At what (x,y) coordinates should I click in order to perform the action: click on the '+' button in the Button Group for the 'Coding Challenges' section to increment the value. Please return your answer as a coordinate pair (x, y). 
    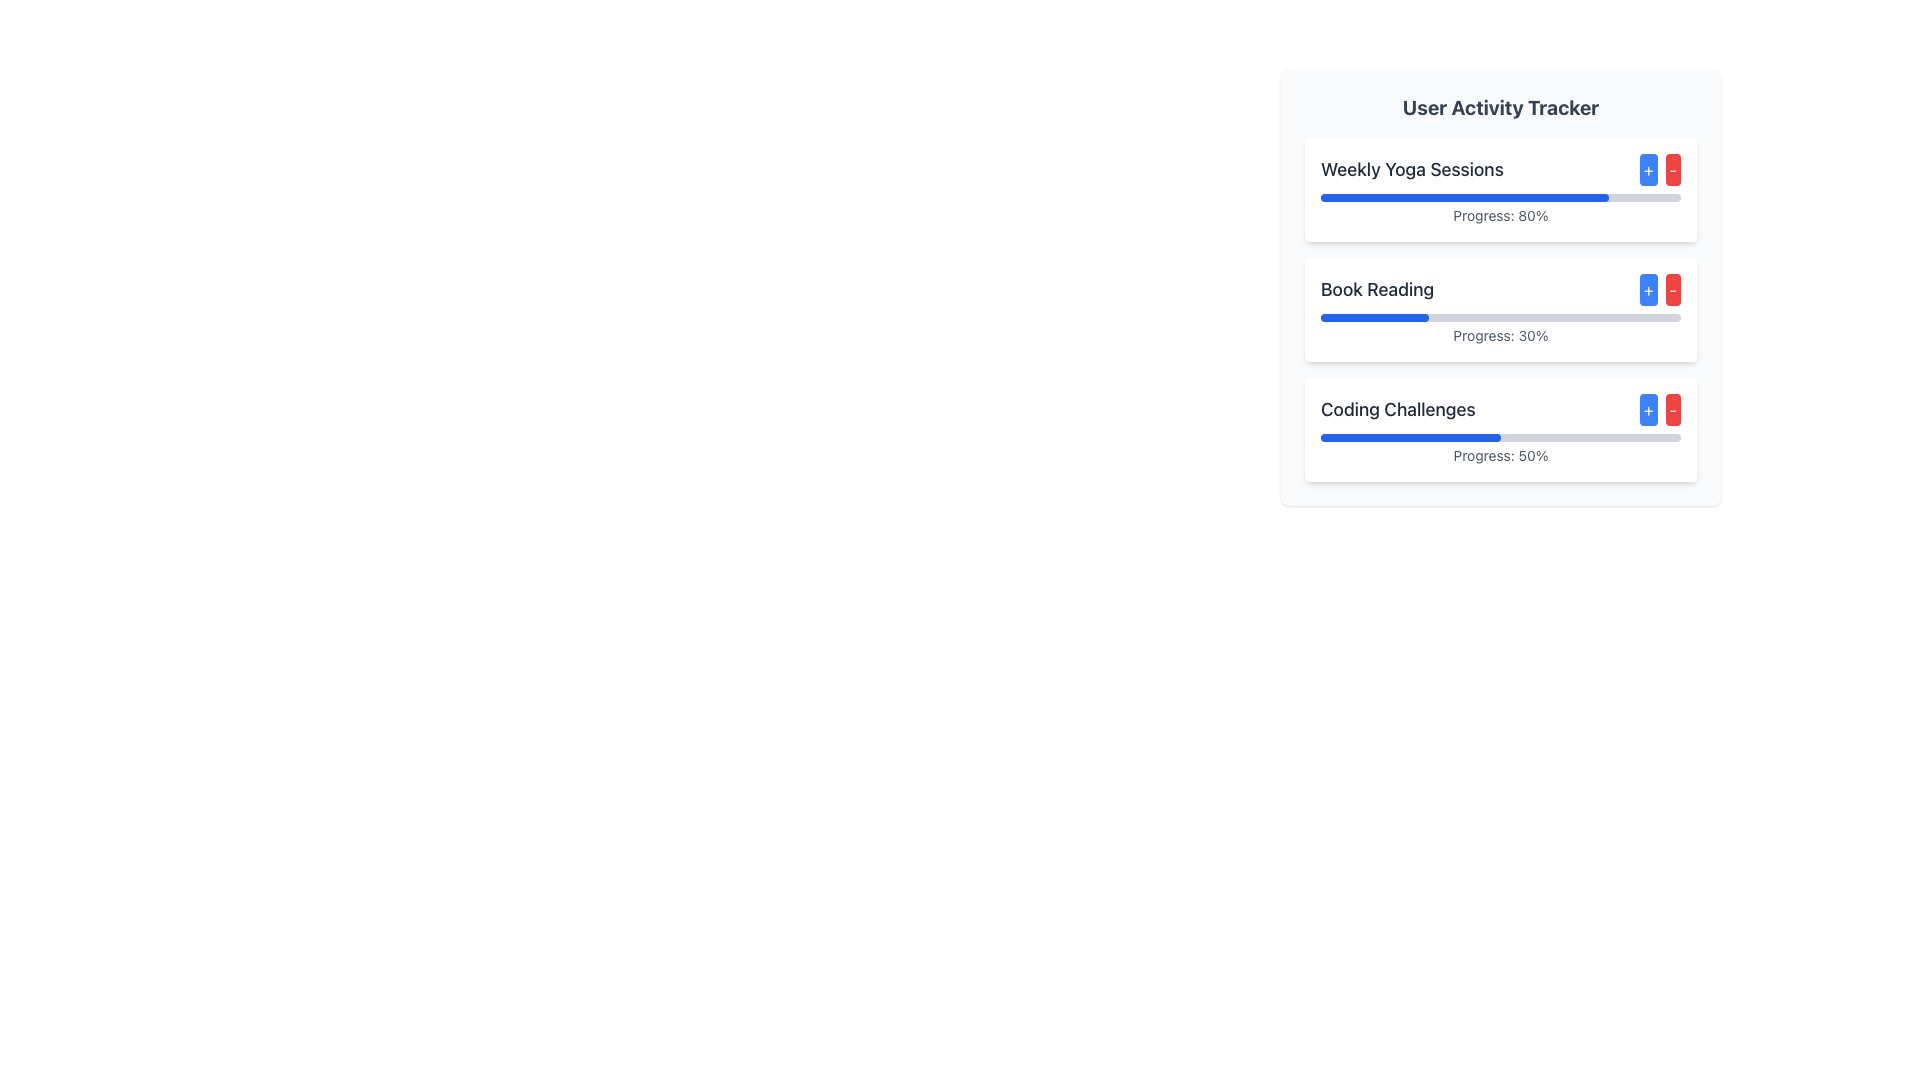
    Looking at the image, I should click on (1660, 408).